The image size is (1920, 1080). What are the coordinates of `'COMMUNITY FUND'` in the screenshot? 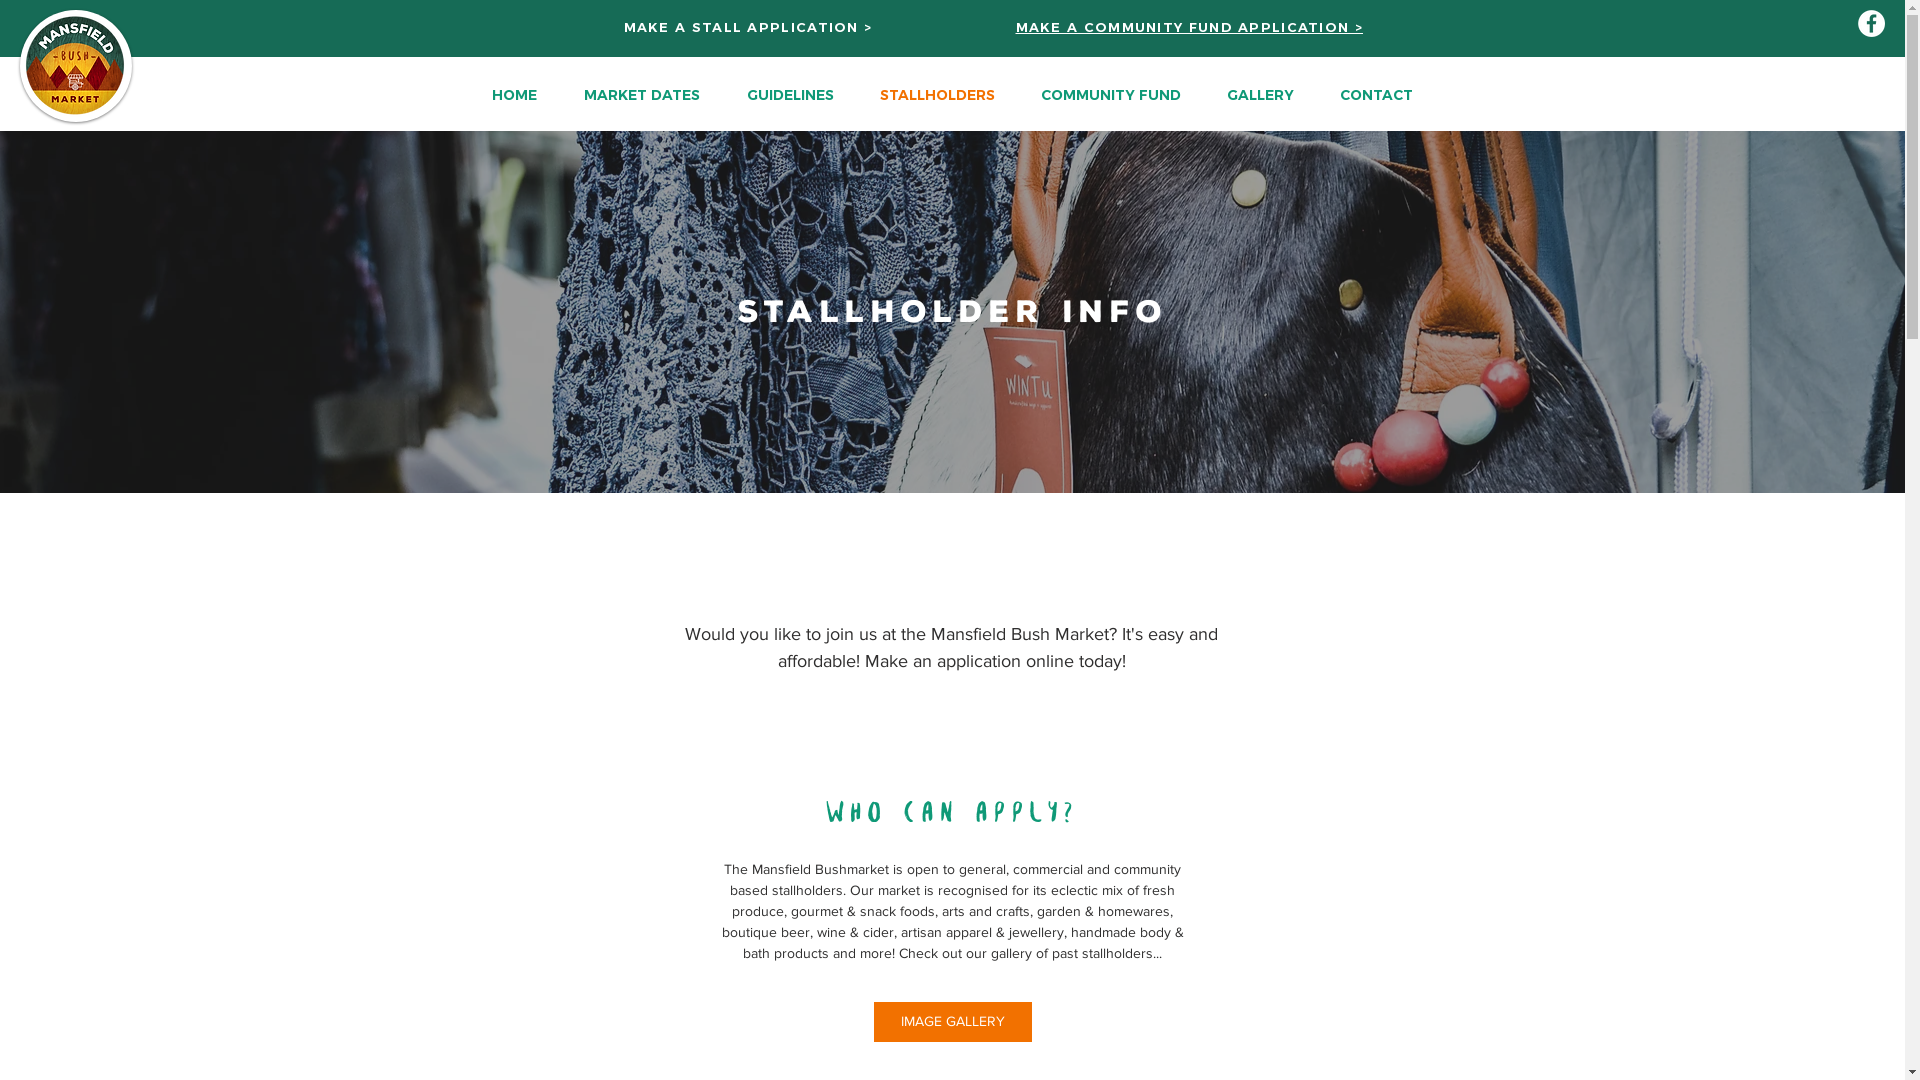 It's located at (1017, 94).